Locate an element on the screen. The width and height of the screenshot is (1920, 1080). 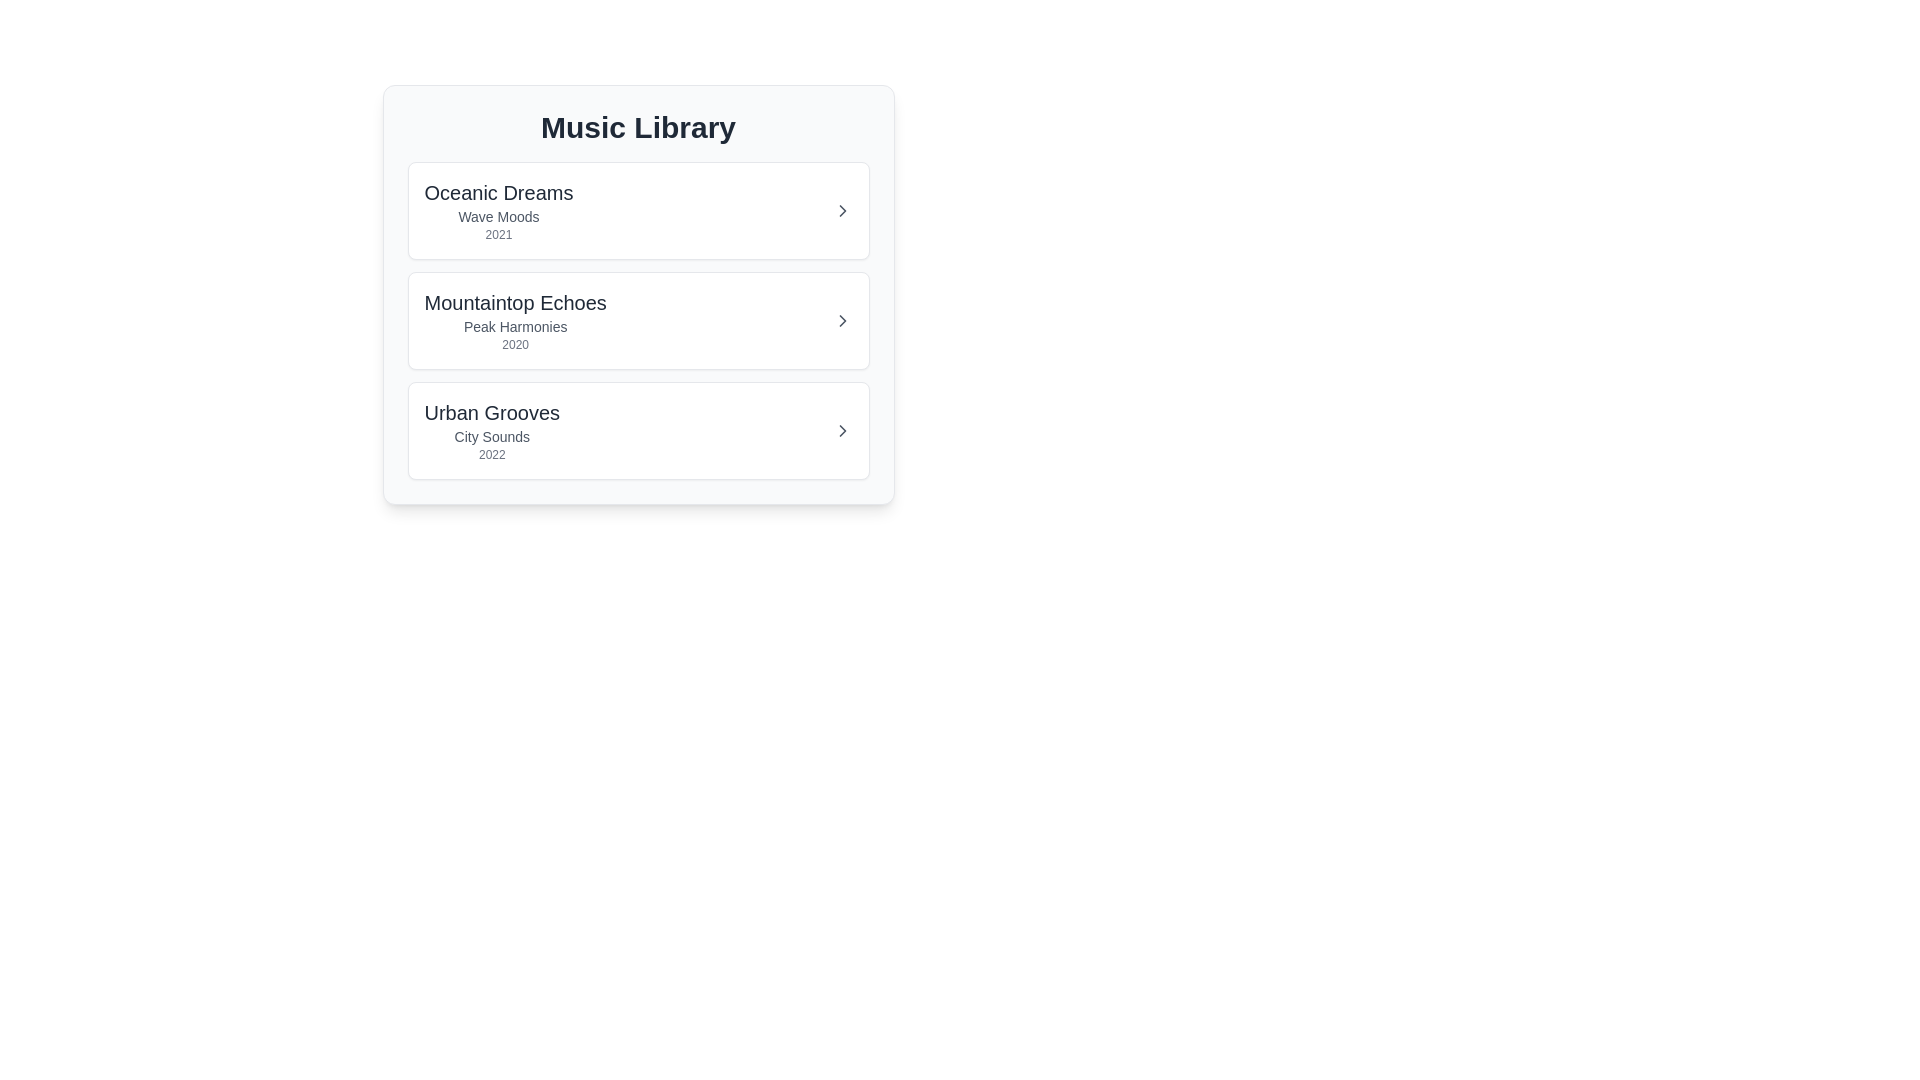
expand button for the album item with the name Urban Grooves is located at coordinates (842, 430).